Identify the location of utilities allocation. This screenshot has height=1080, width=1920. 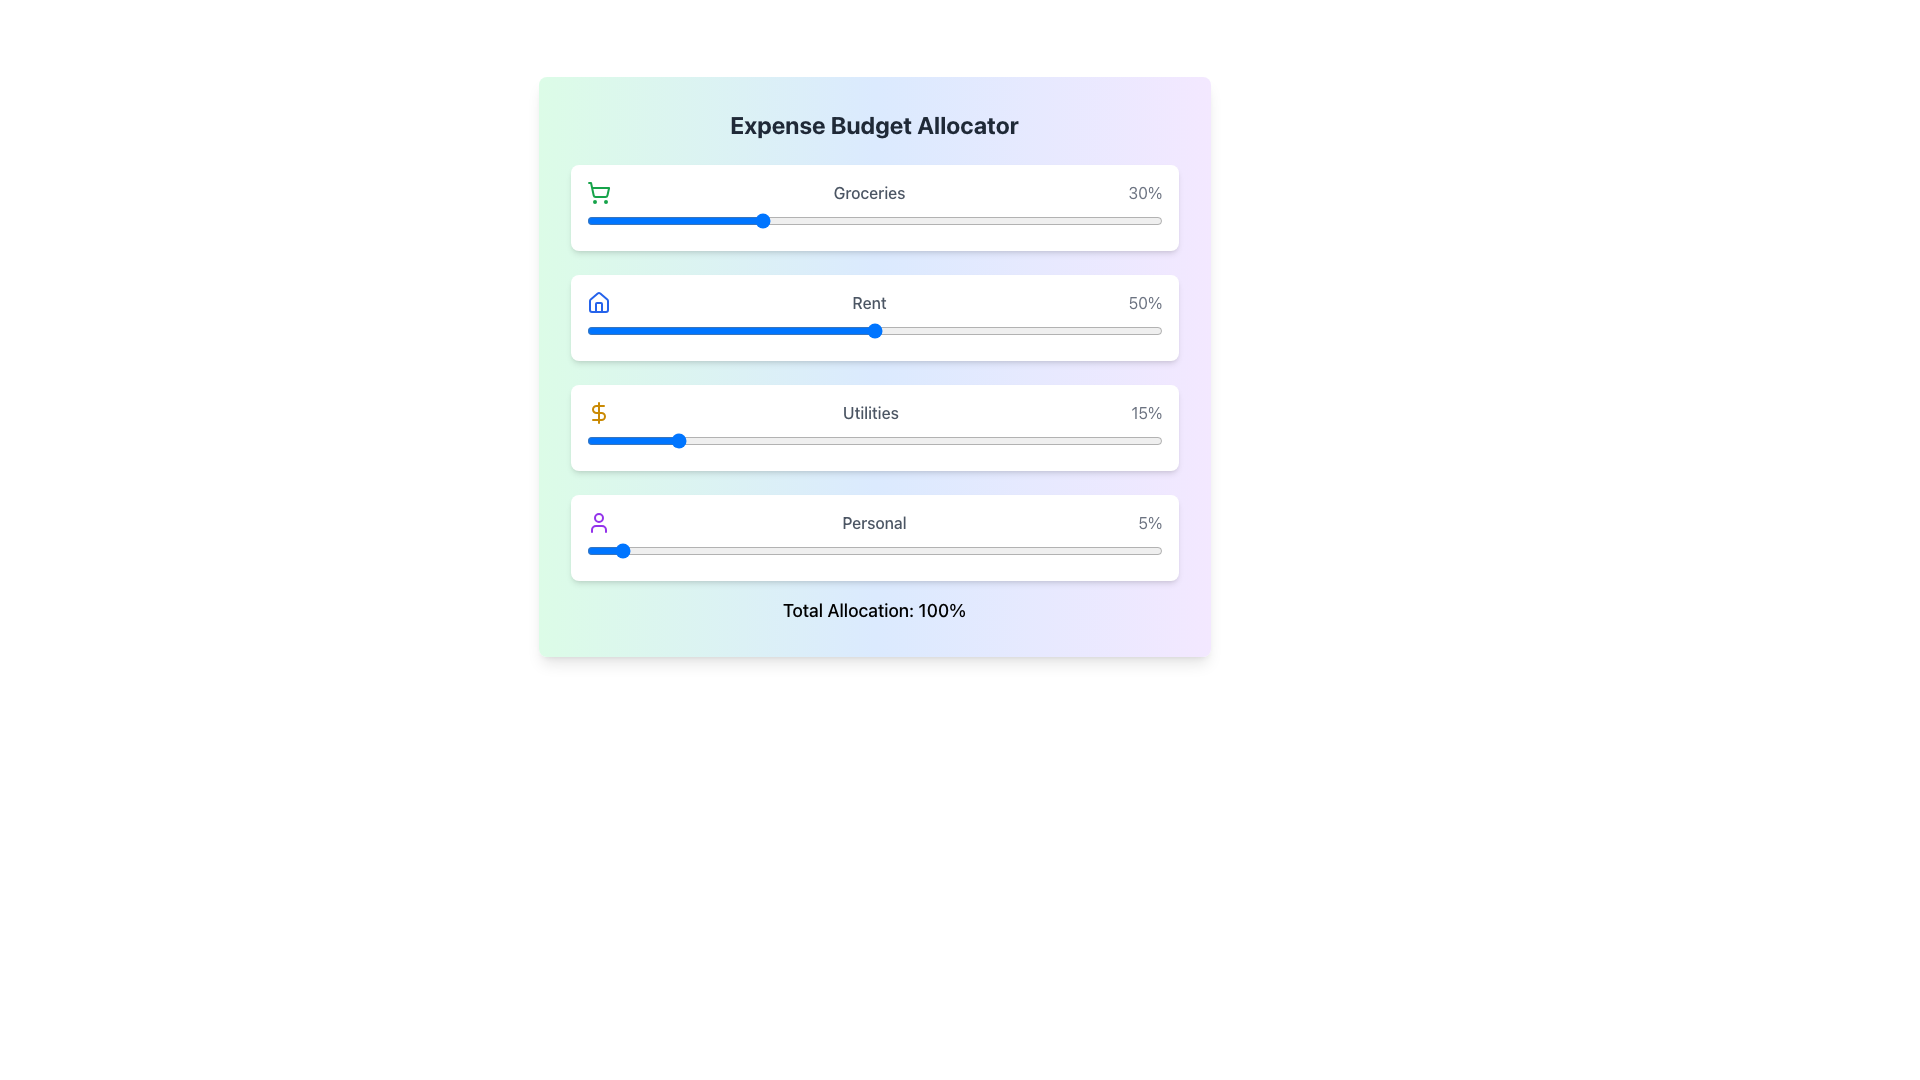
(1098, 439).